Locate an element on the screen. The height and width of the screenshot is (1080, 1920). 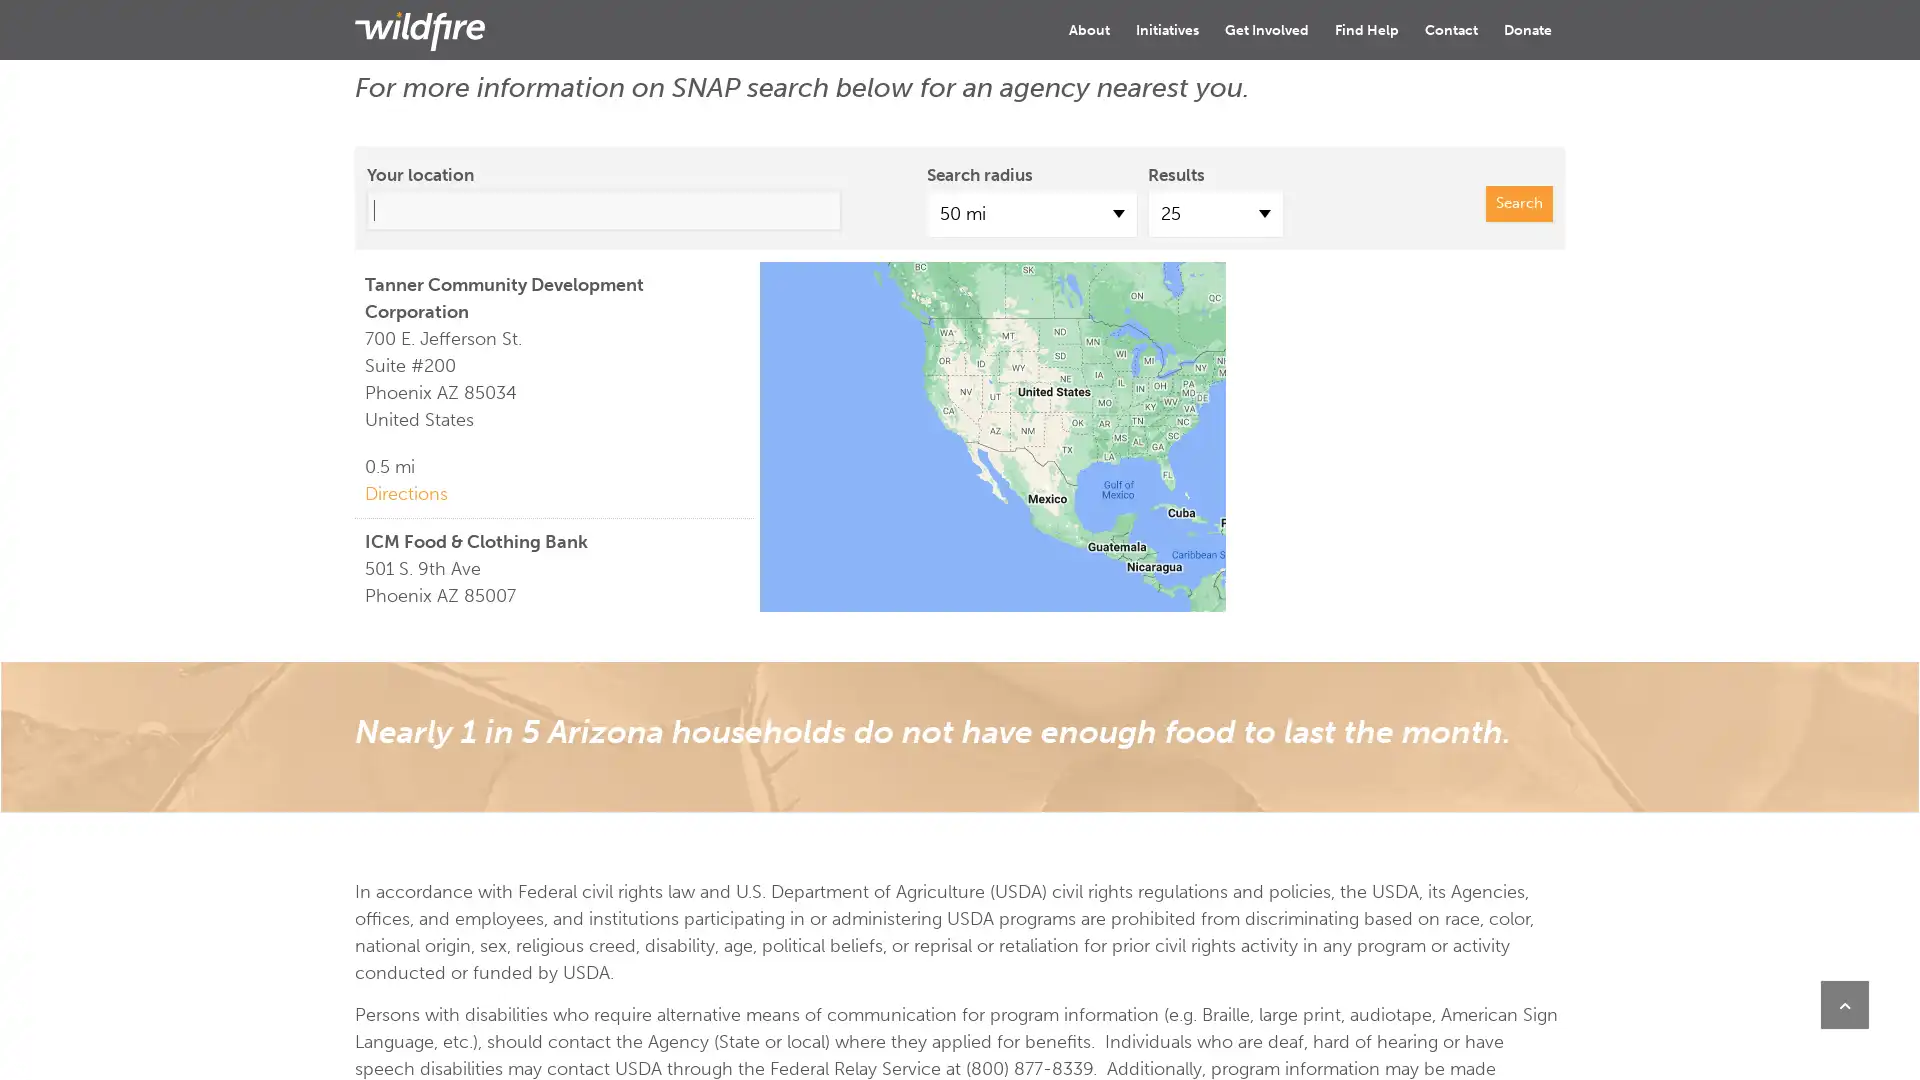
Salvation Army Family Services  Phoenix is located at coordinates (1190, 420).